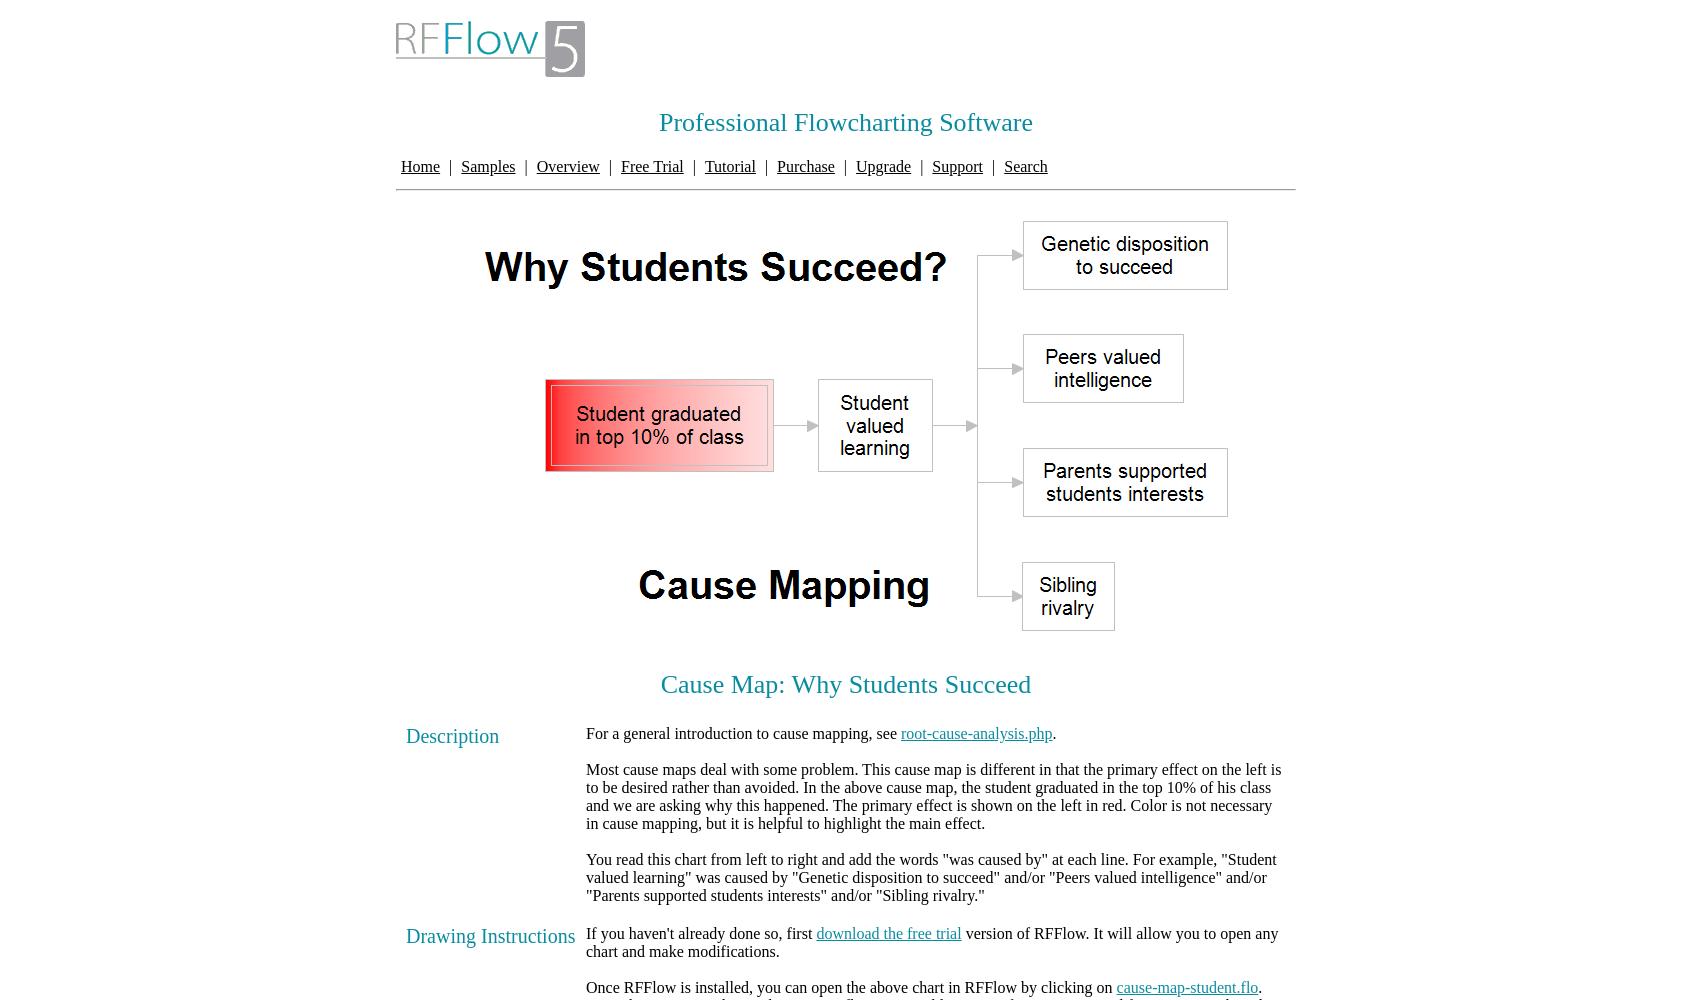 This screenshot has height=1000, width=1692. What do you see at coordinates (1024, 166) in the screenshot?
I see `'Search'` at bounding box center [1024, 166].